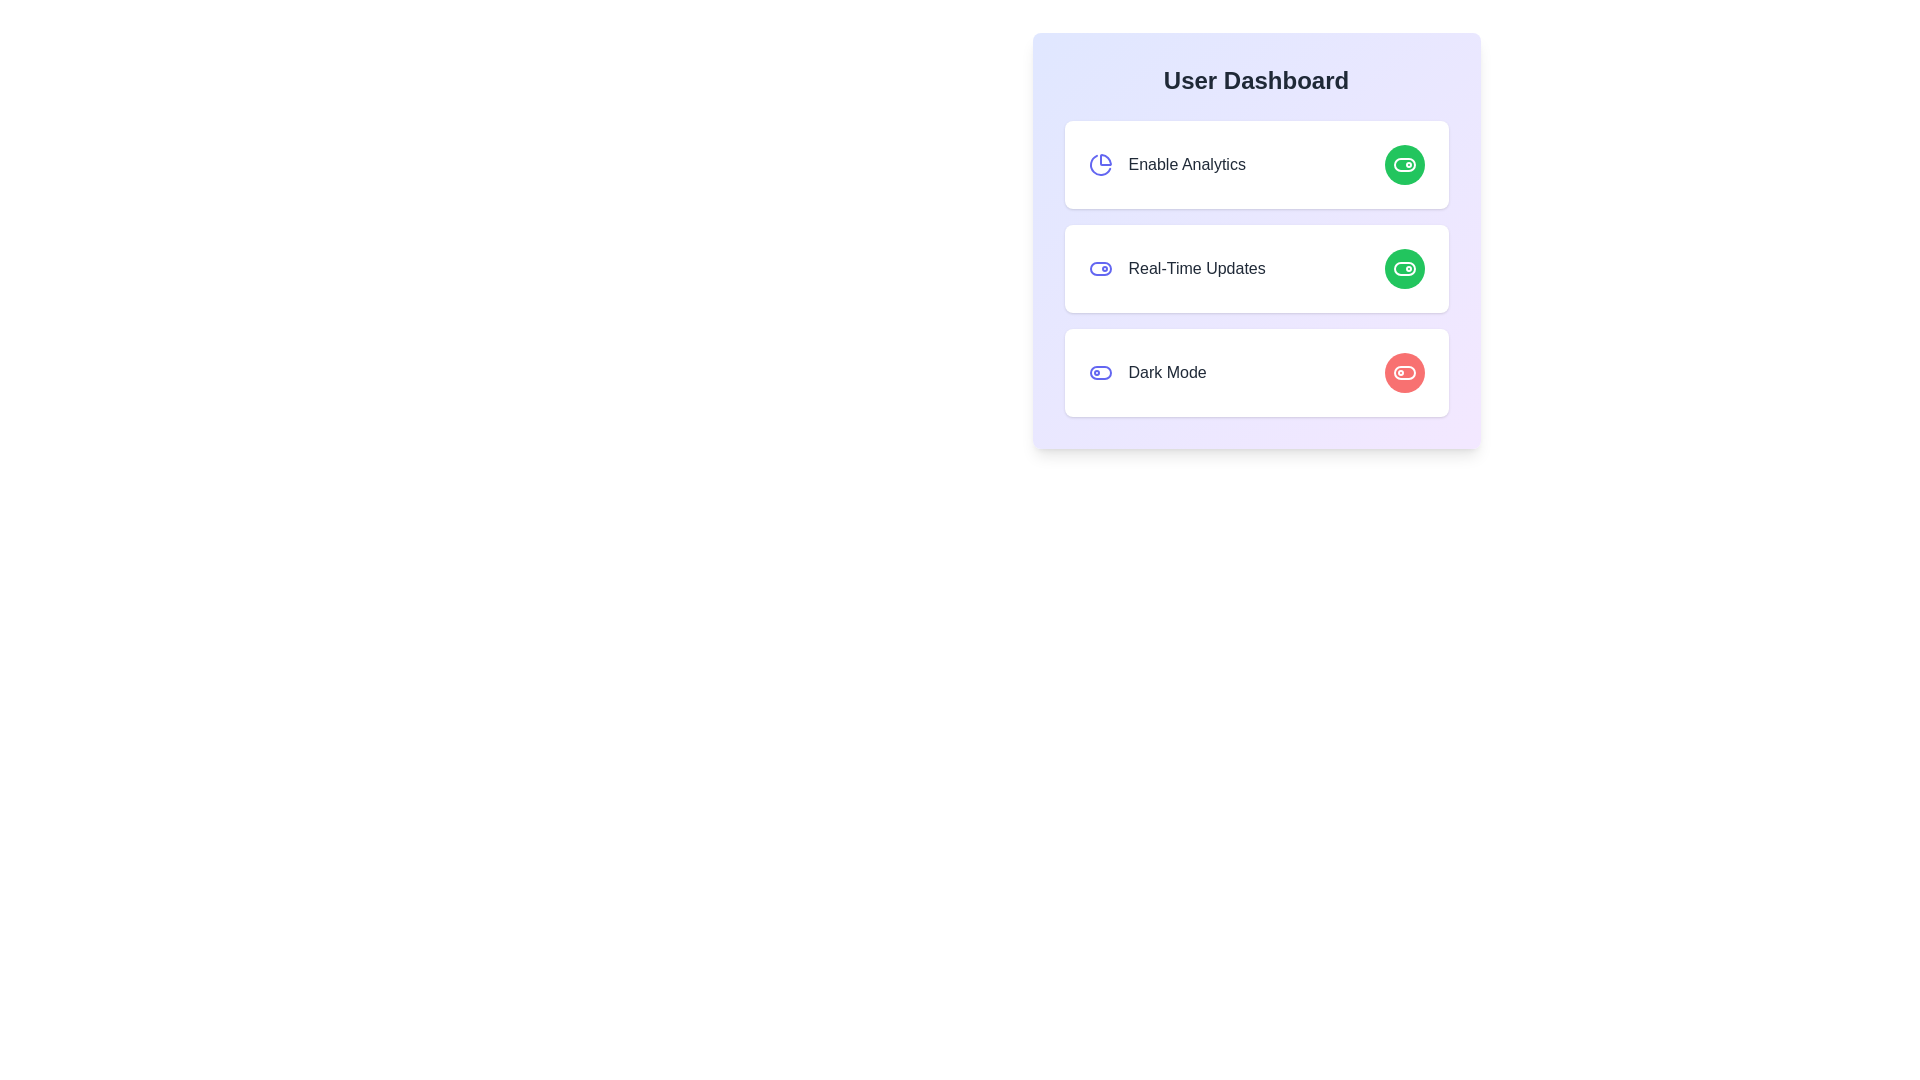 The width and height of the screenshot is (1920, 1080). What do you see at coordinates (1403, 373) in the screenshot?
I see `the left-facing toggle switch icon with a red background associated with the 'Dark Mode' setting in the third row of options within the User Dashboard interface` at bounding box center [1403, 373].